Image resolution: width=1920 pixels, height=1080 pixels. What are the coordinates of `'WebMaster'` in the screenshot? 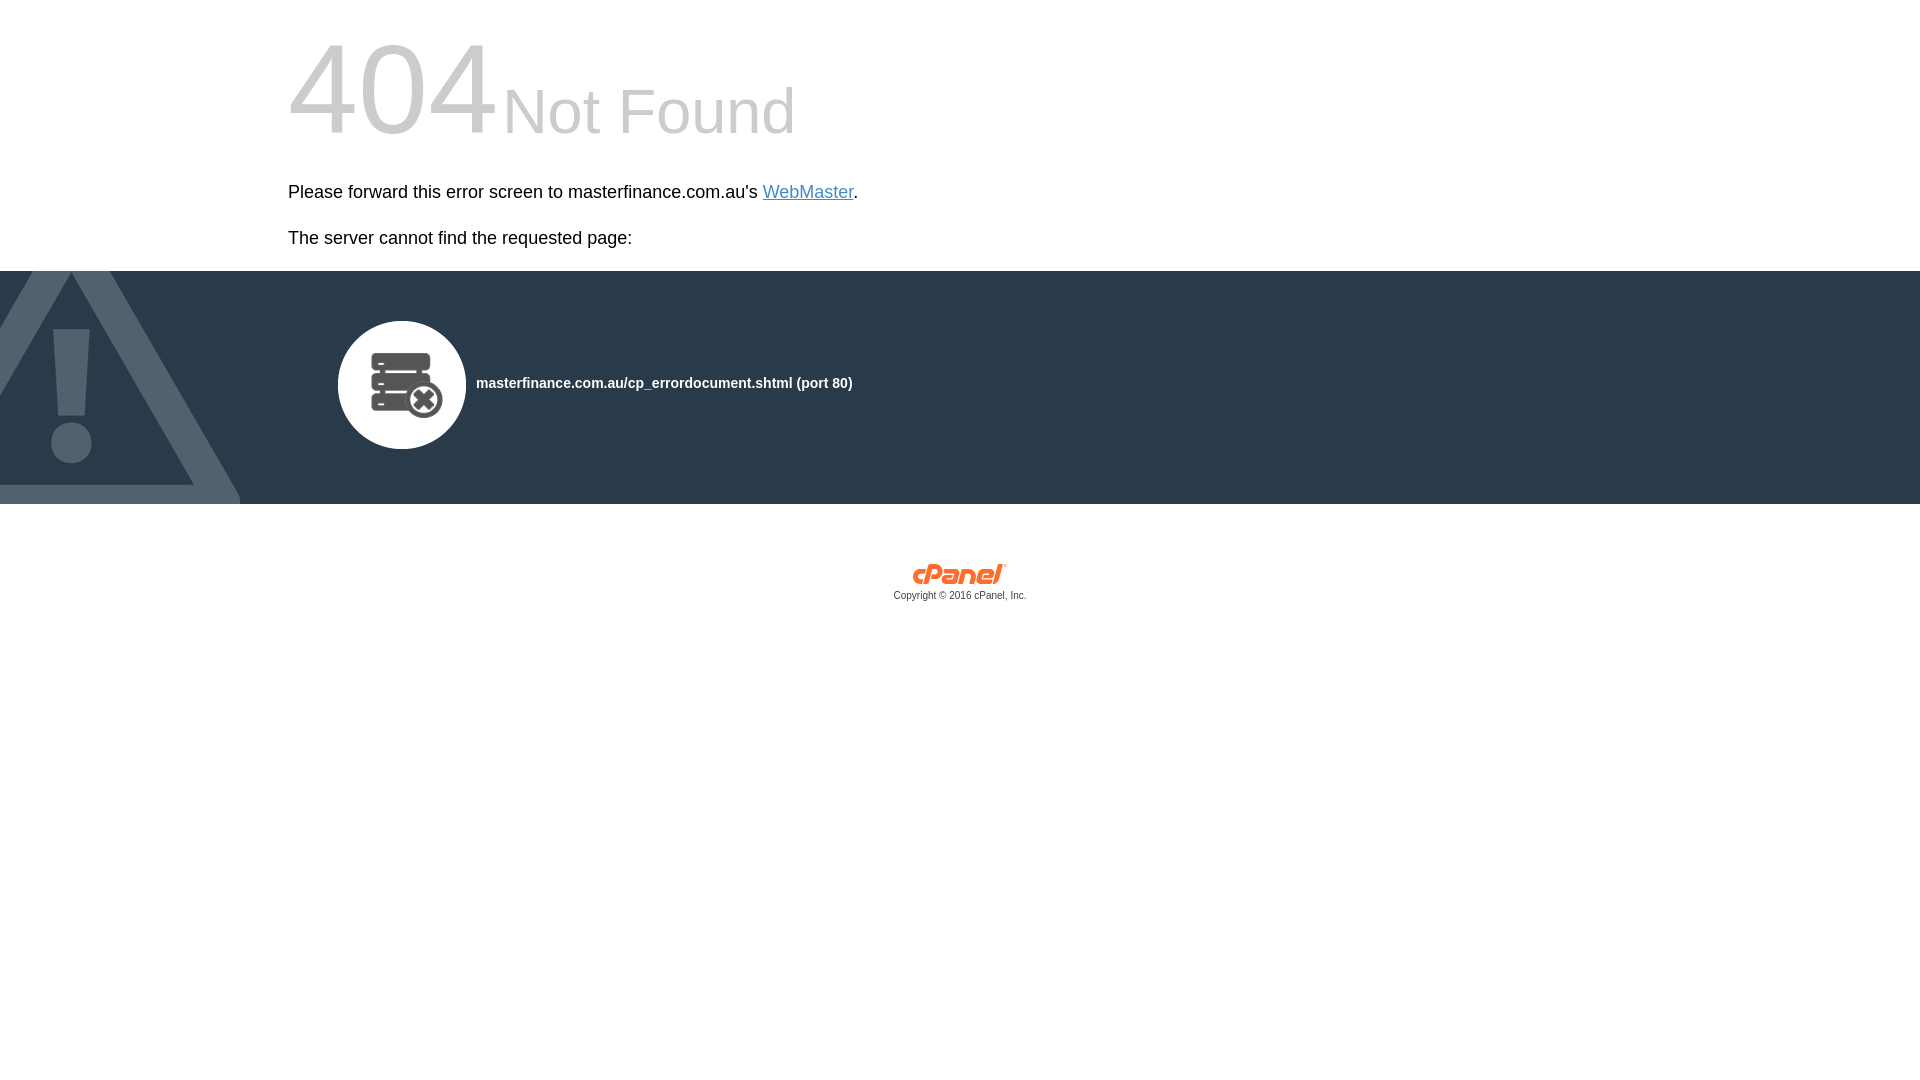 It's located at (808, 192).